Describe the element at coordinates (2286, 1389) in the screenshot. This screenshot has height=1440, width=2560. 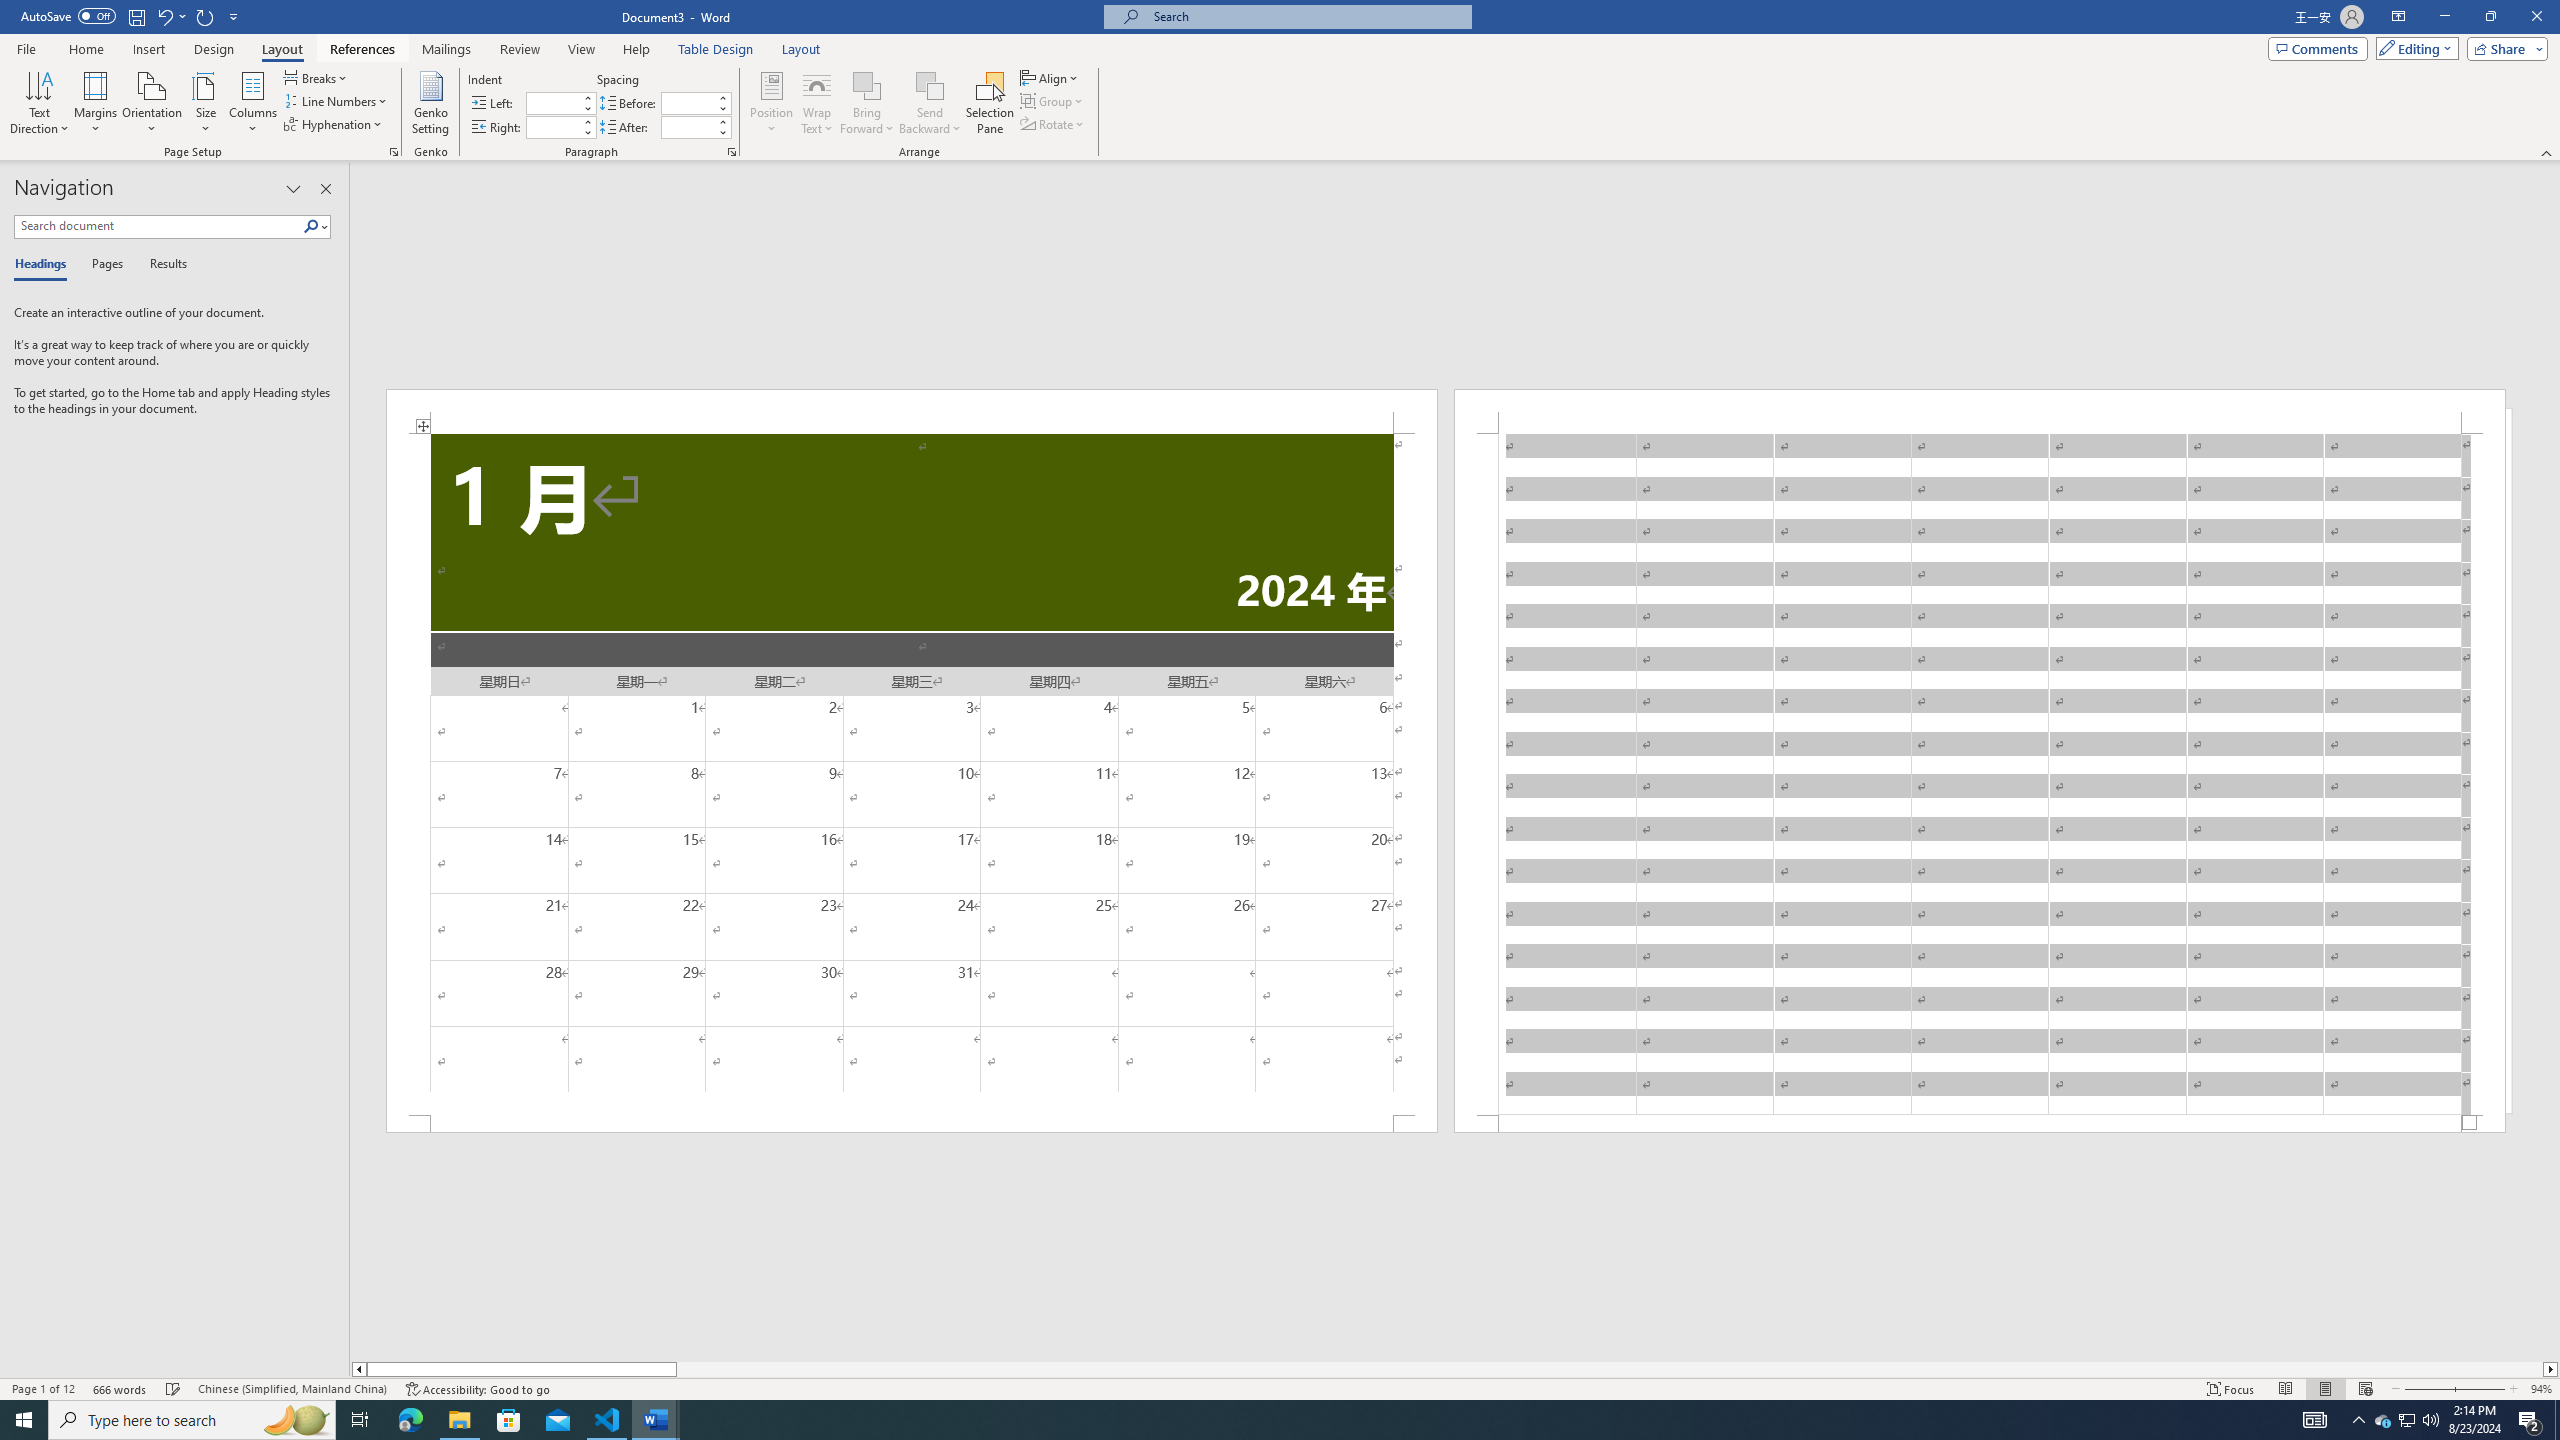
I see `'Read Mode'` at that location.